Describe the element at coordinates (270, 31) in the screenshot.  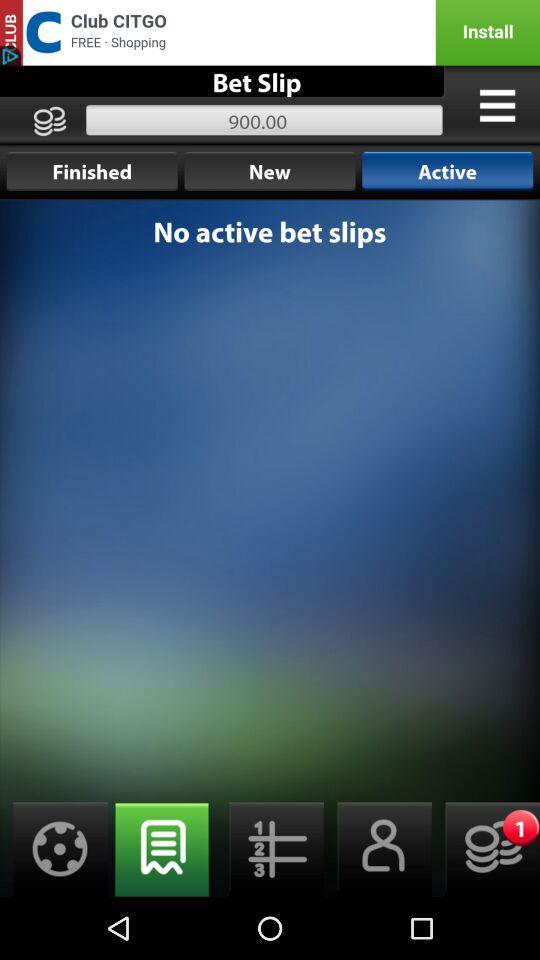
I see `advertisement` at that location.